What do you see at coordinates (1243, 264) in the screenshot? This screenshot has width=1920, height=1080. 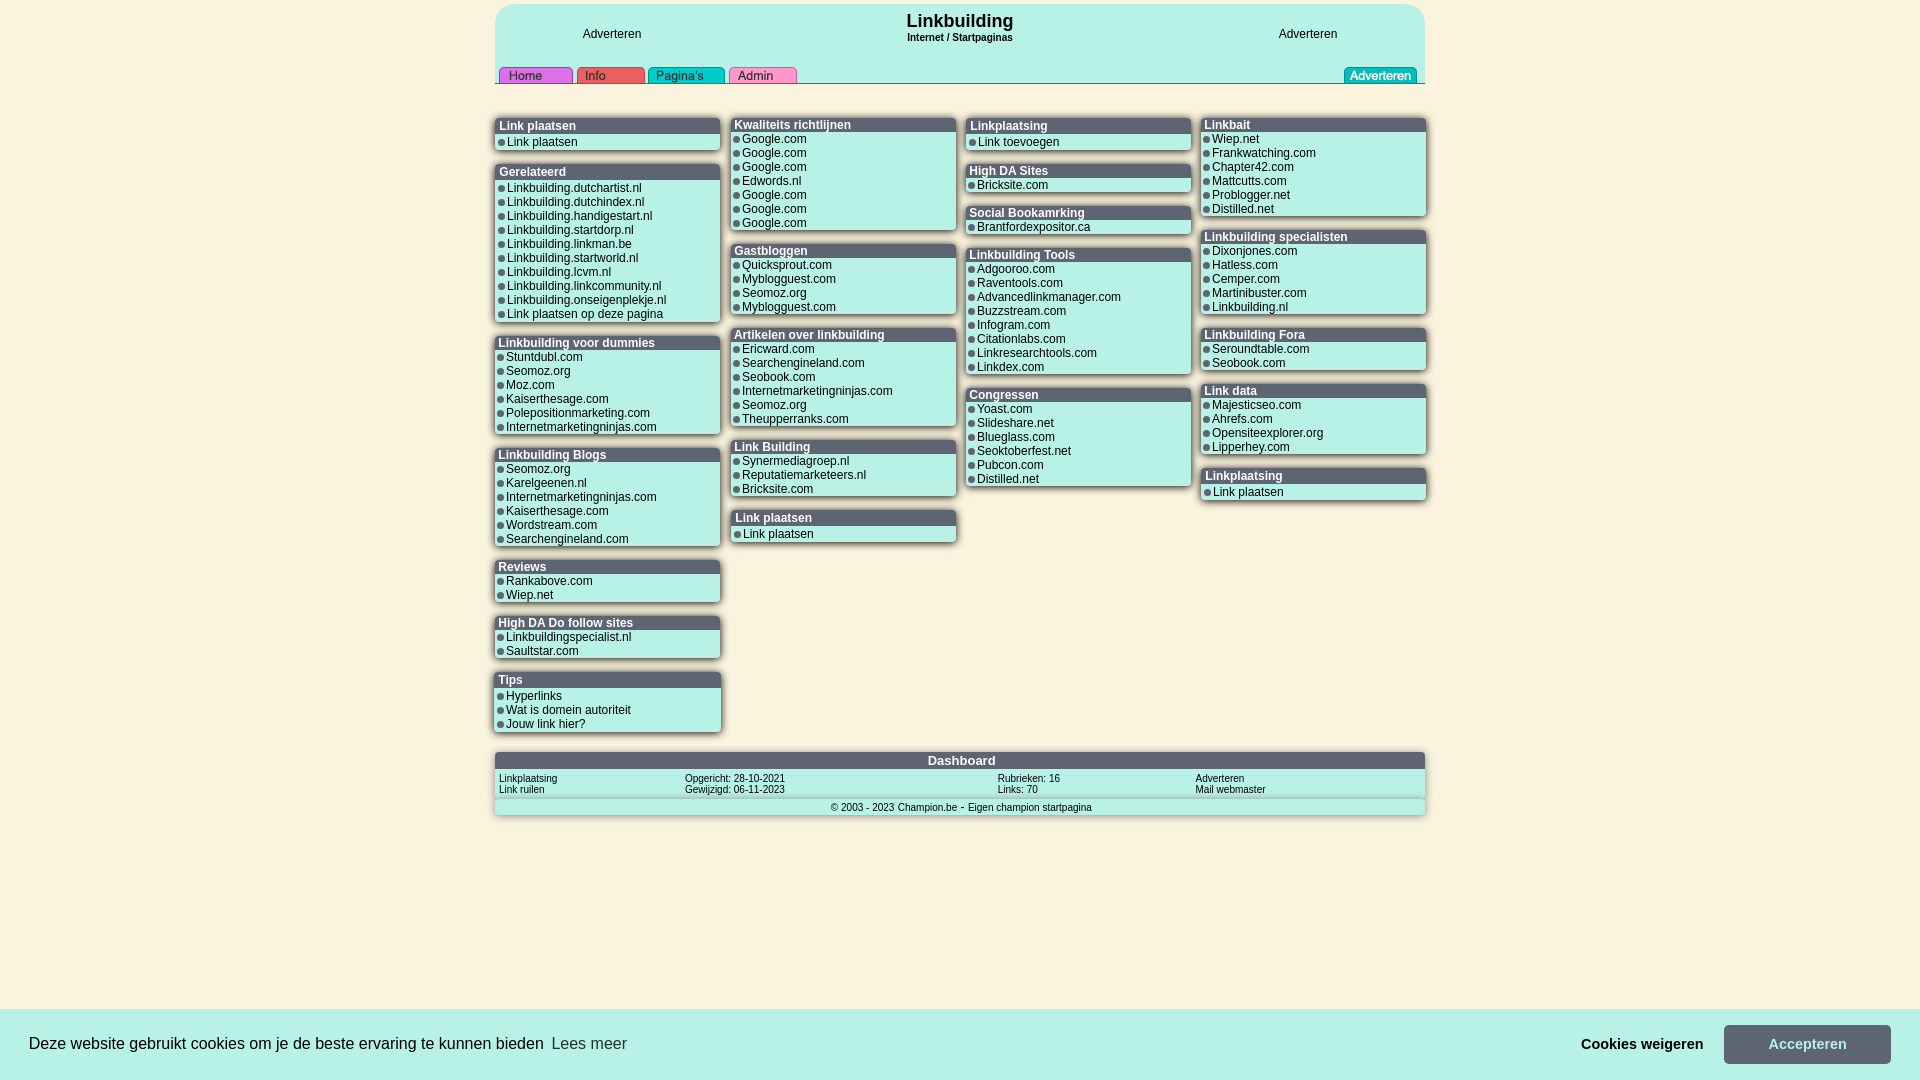 I see `'Hatless.com'` at bounding box center [1243, 264].